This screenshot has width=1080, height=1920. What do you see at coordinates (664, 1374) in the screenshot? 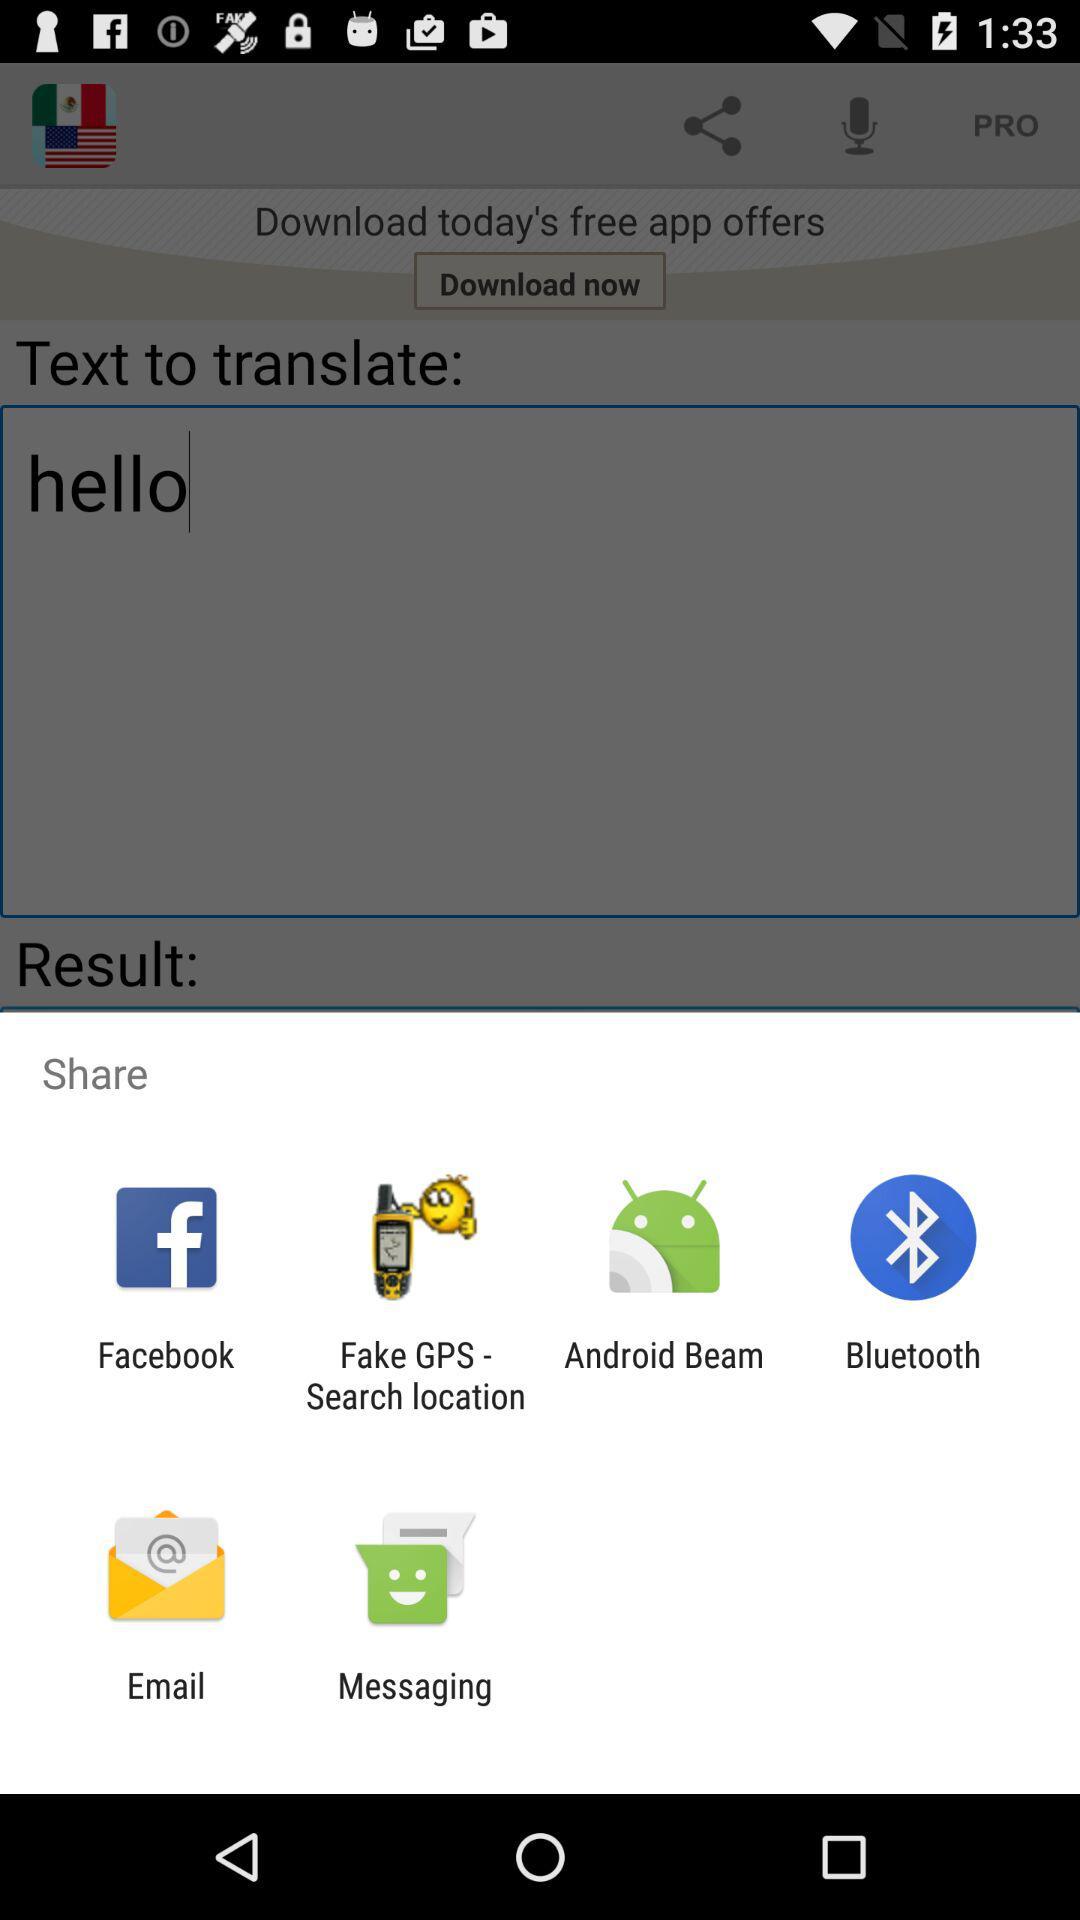
I see `icon to the left of bluetooth app` at bounding box center [664, 1374].